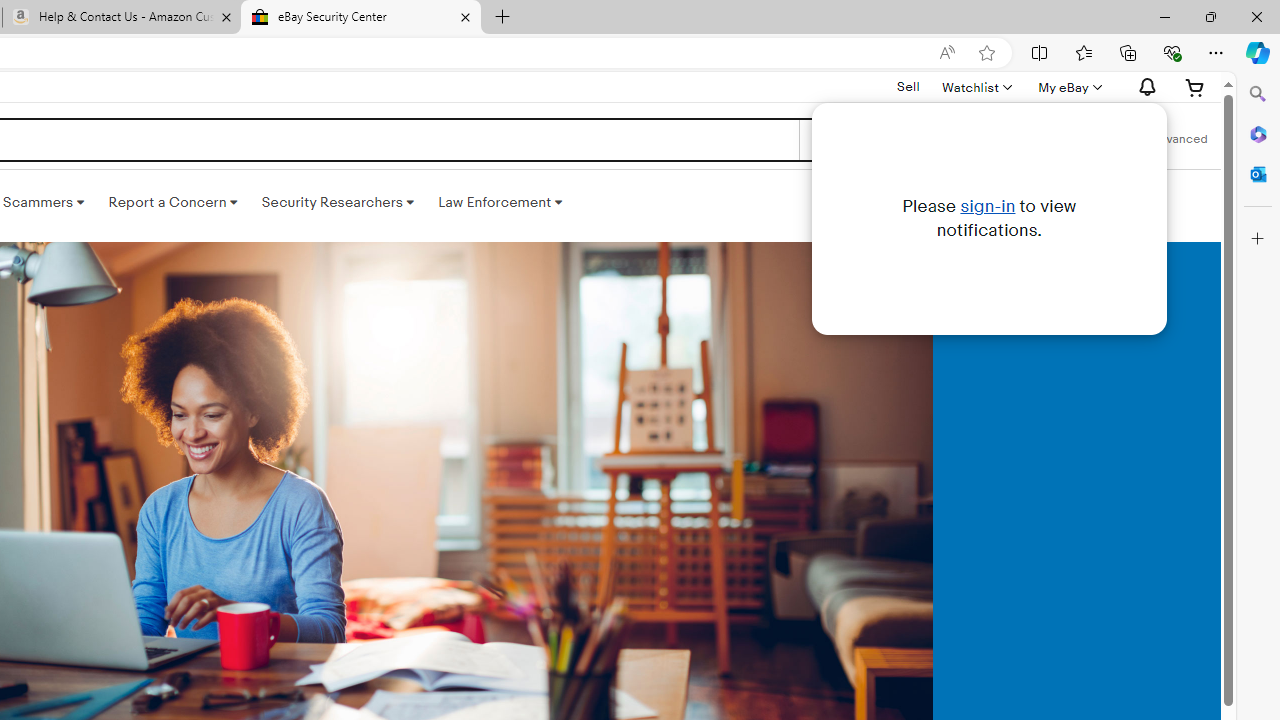  Describe the element at coordinates (1179, 139) in the screenshot. I see `'Advanced Search'` at that location.